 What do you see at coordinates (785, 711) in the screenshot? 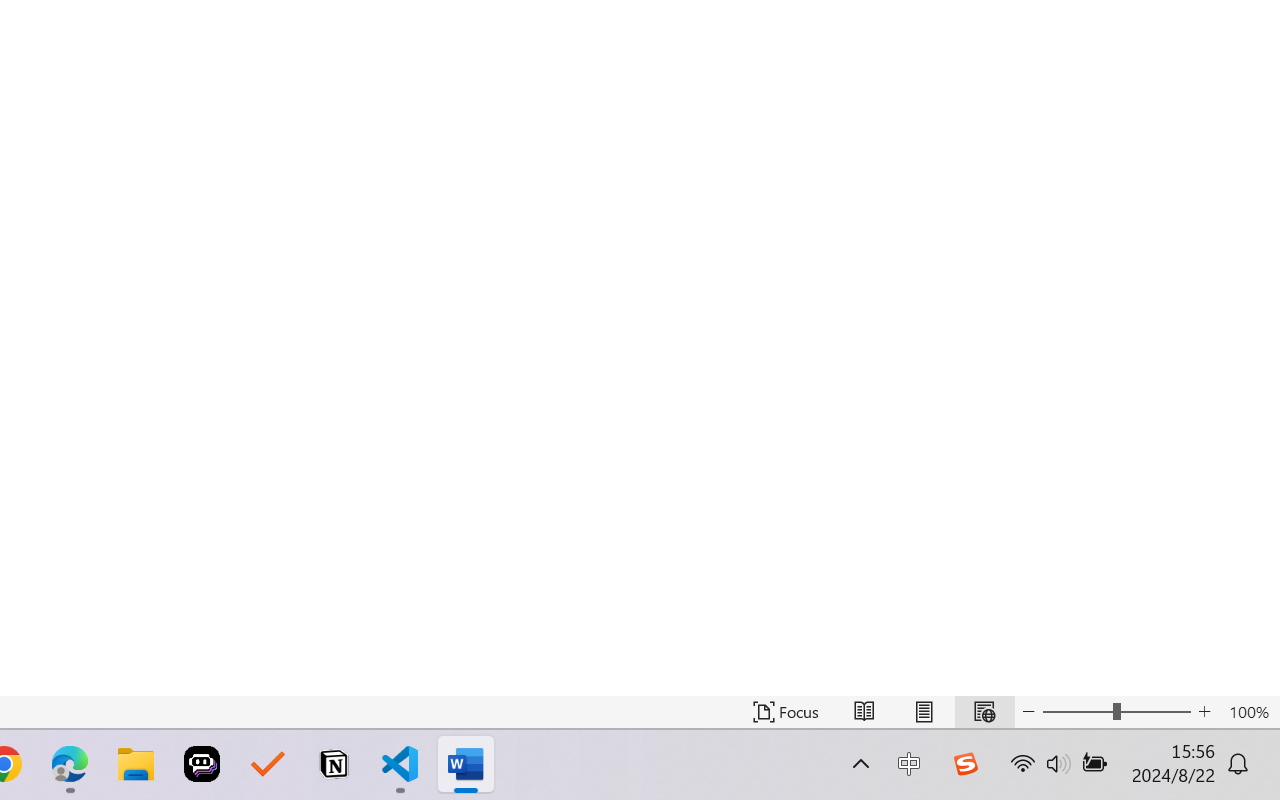
I see `'Focus '` at bounding box center [785, 711].